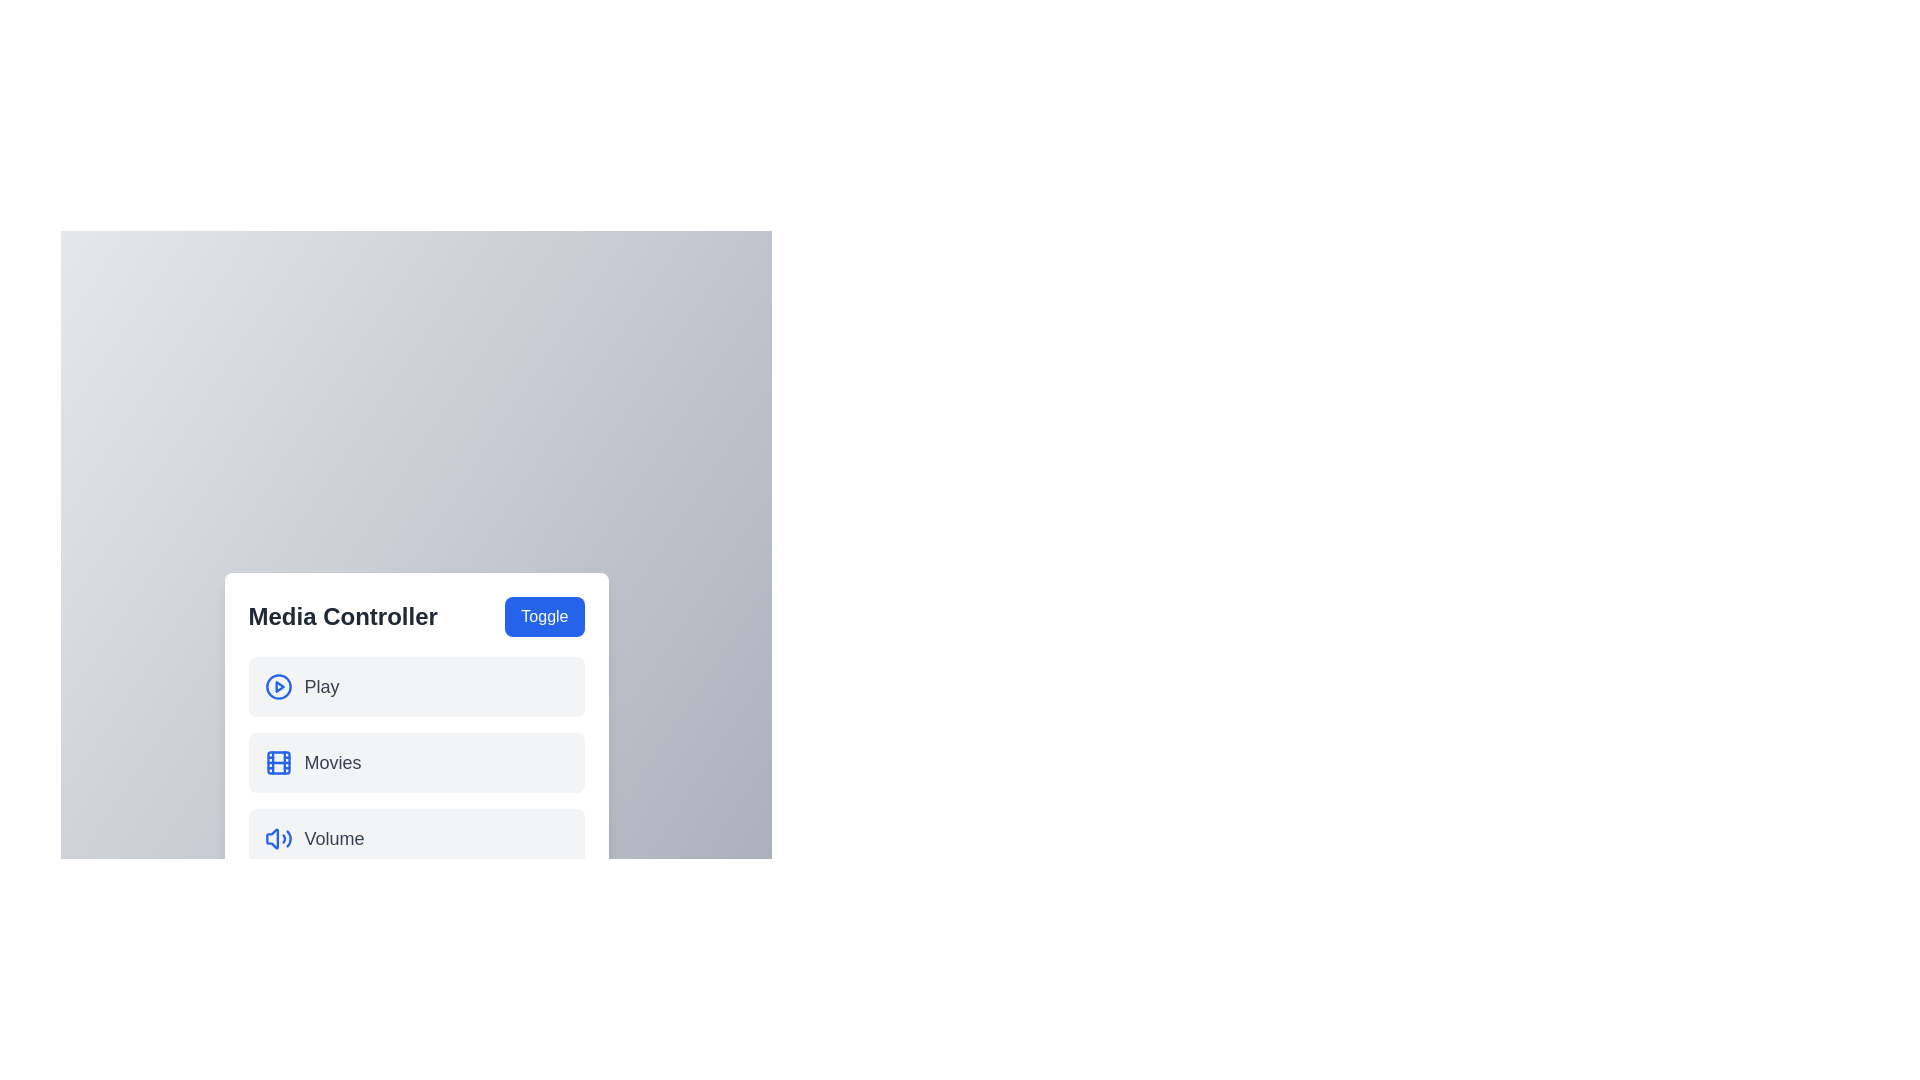  I want to click on the menu item Play, so click(415, 685).